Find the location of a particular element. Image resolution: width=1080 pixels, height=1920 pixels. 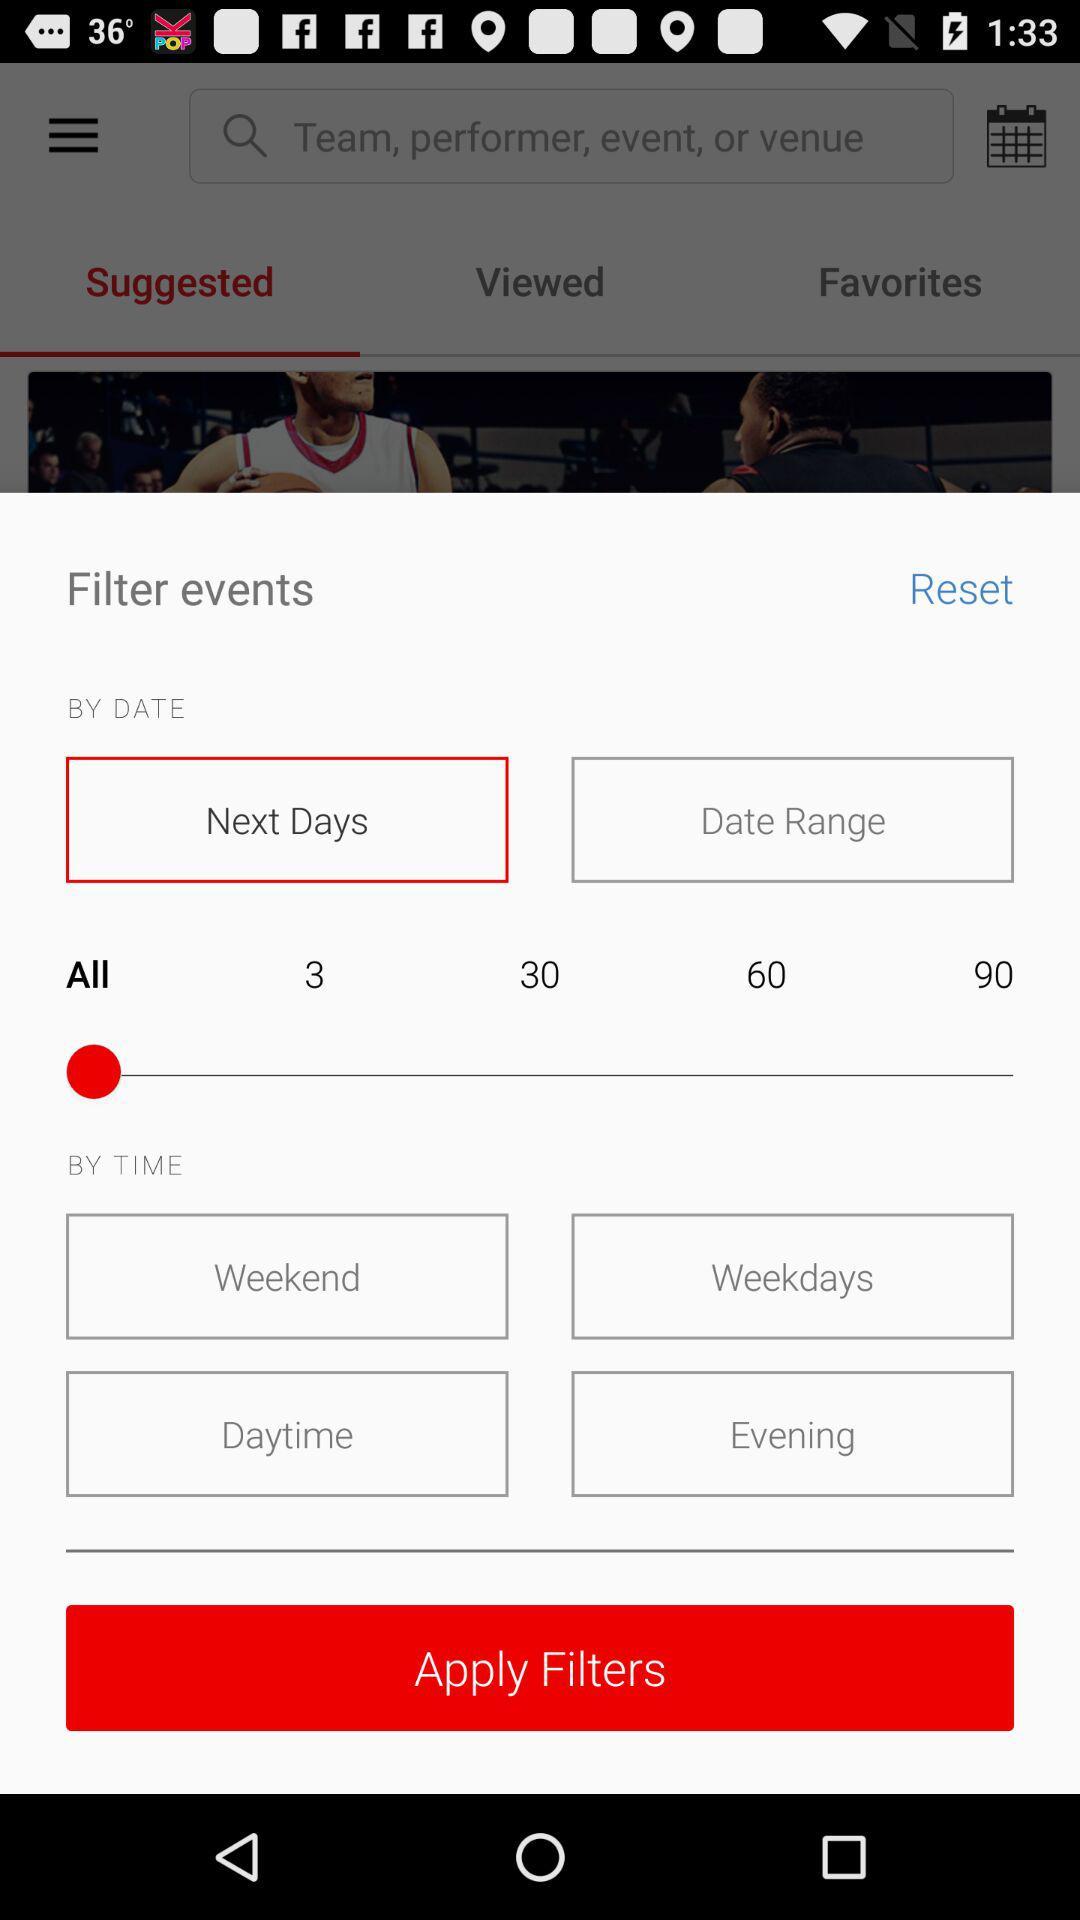

the icon to the right of the daytime item is located at coordinates (791, 1433).